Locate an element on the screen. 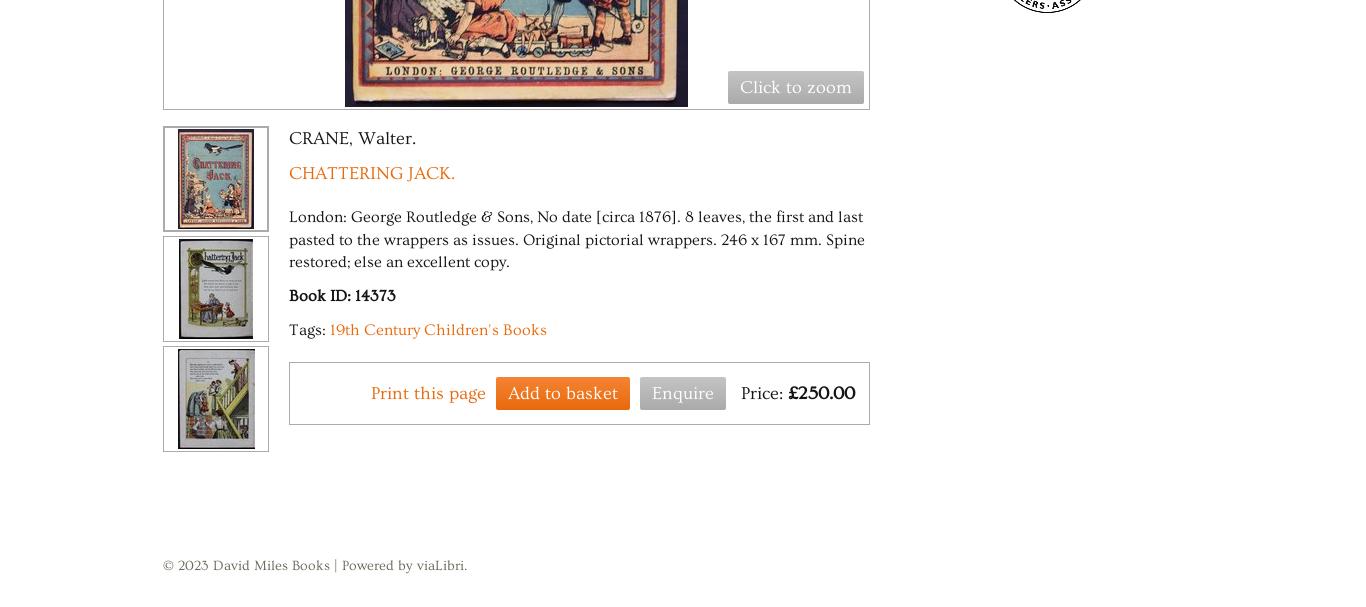 The image size is (1366, 607). 'CHATTERING JACK.' is located at coordinates (370, 172).